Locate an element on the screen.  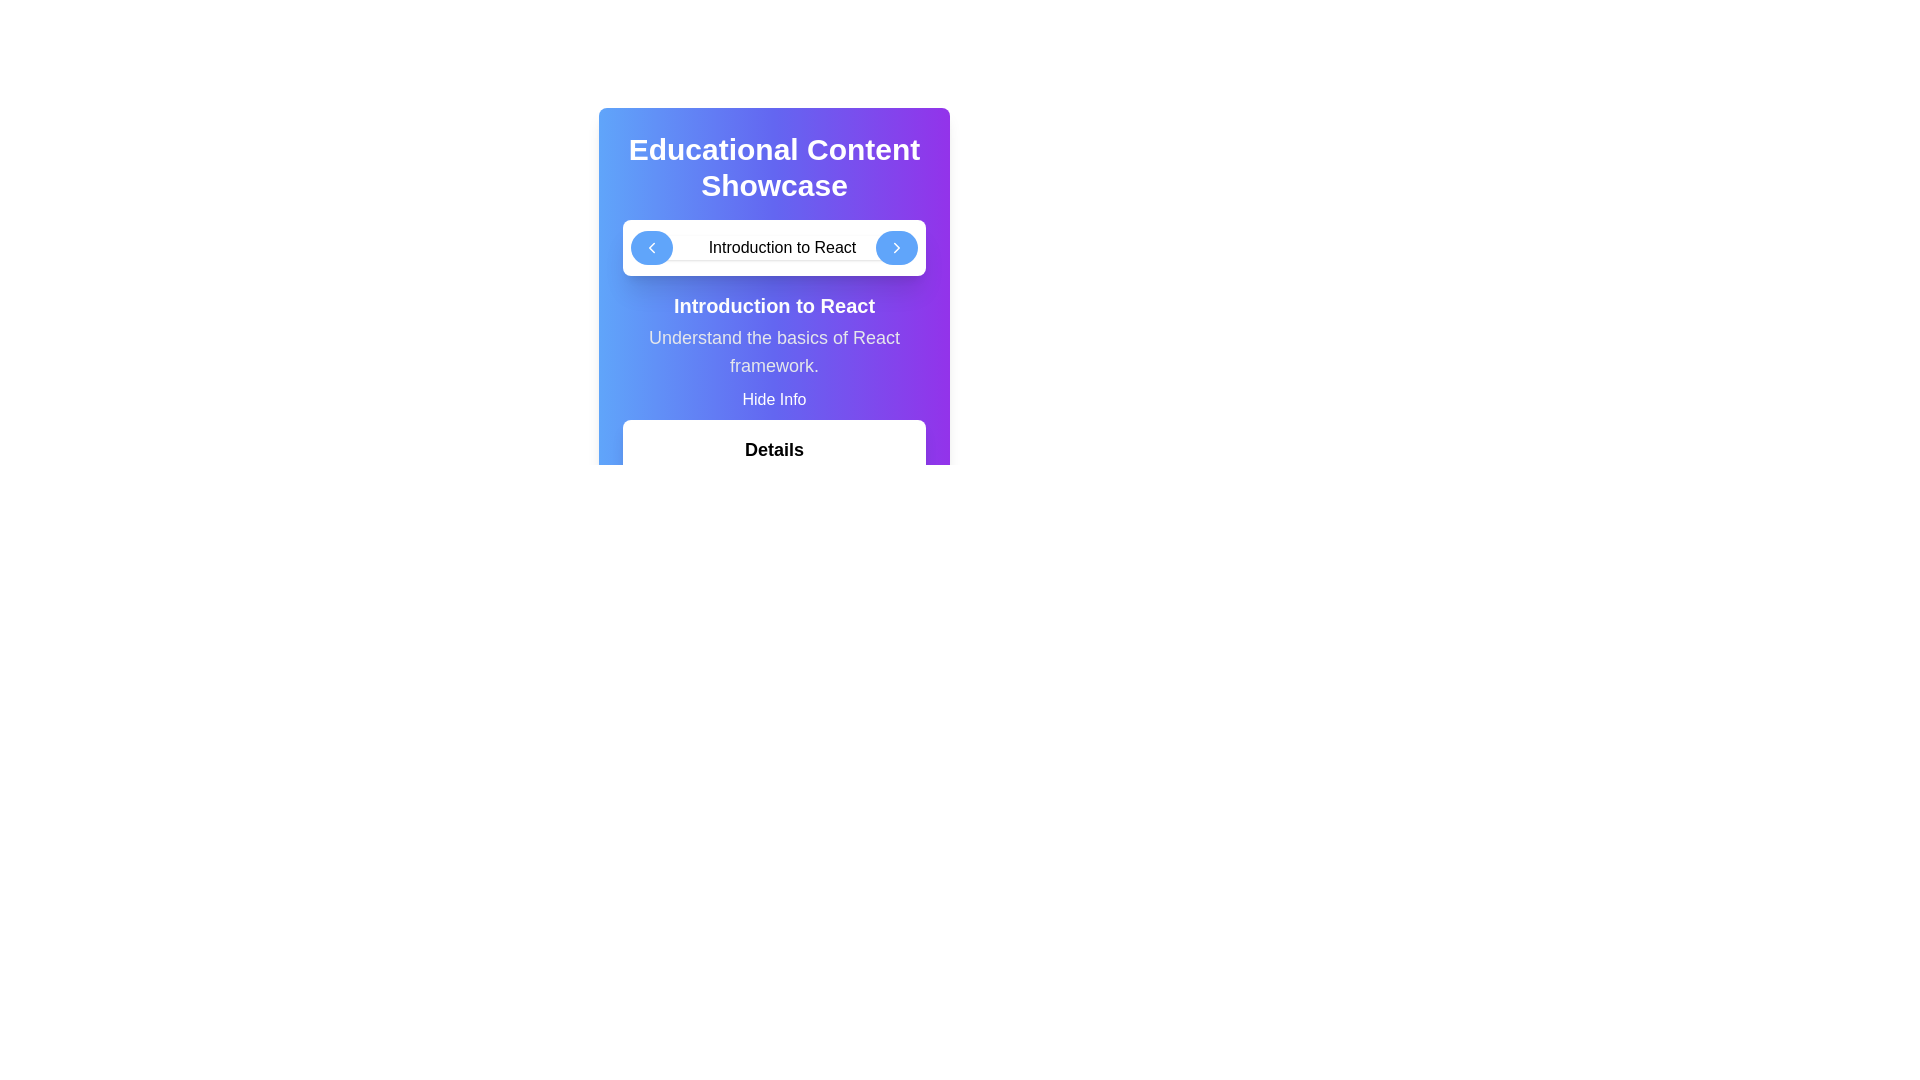
the 'Hide Info' text label which is styled in white color and appears on a gradient blue-purple background, to observe the styling changes is located at coordinates (773, 400).